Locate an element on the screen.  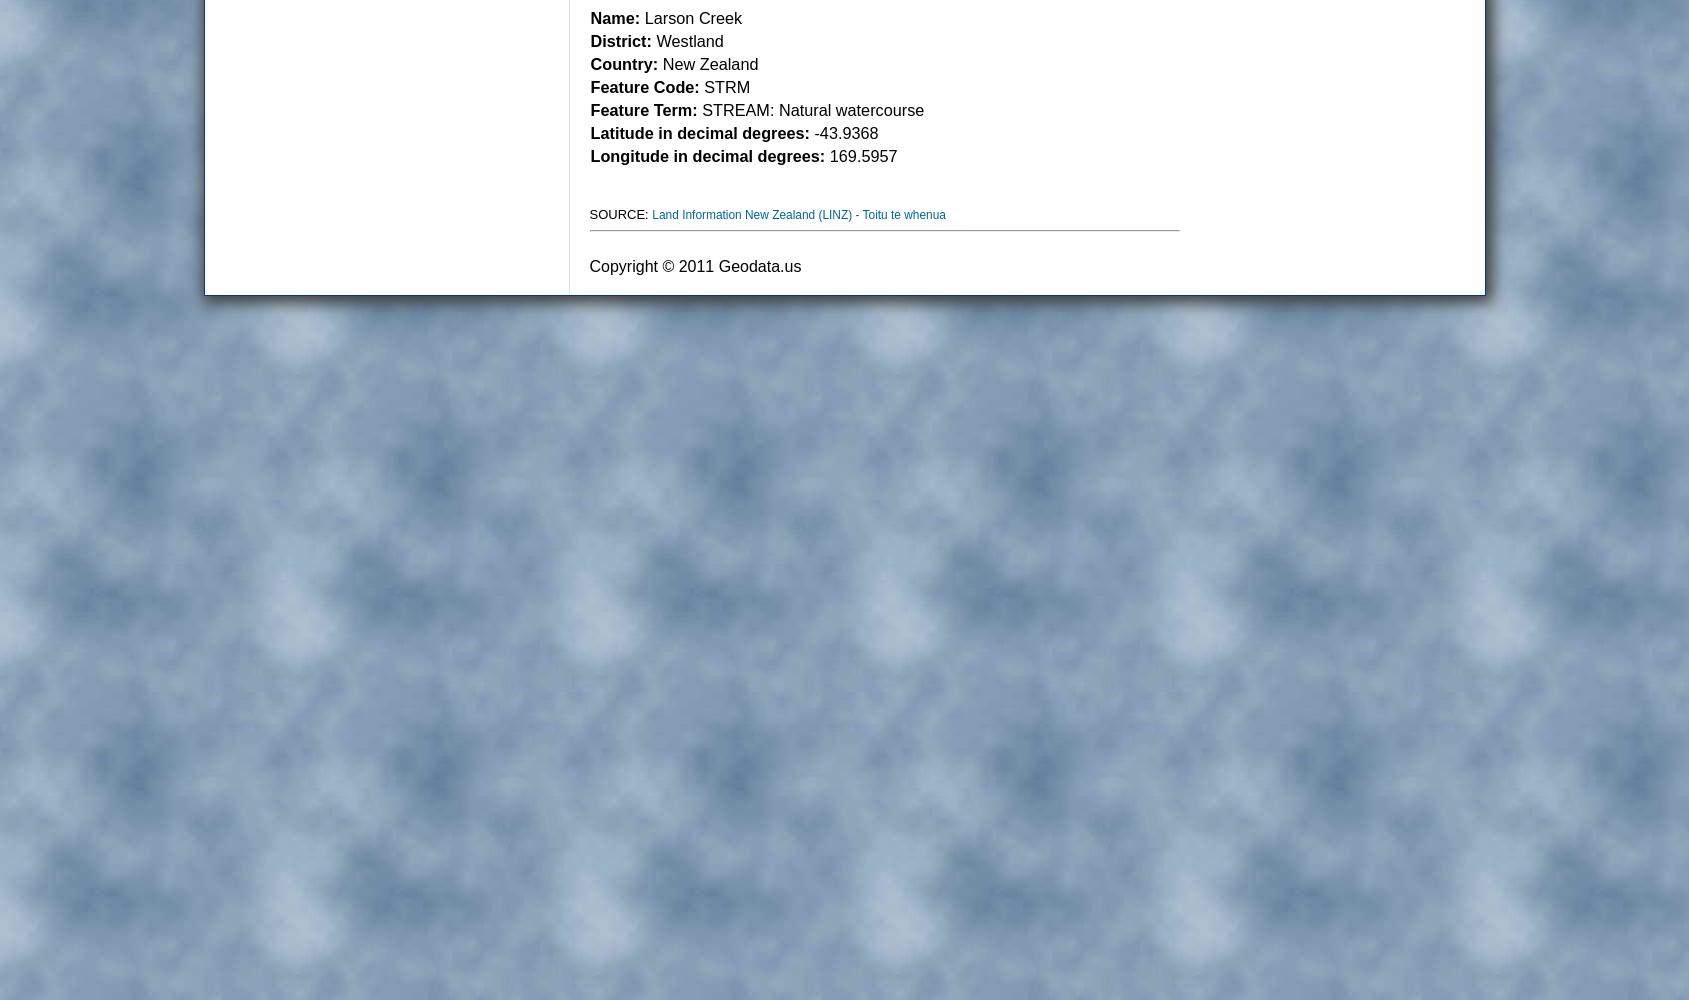
'Feature Term:' is located at coordinates (642, 109).